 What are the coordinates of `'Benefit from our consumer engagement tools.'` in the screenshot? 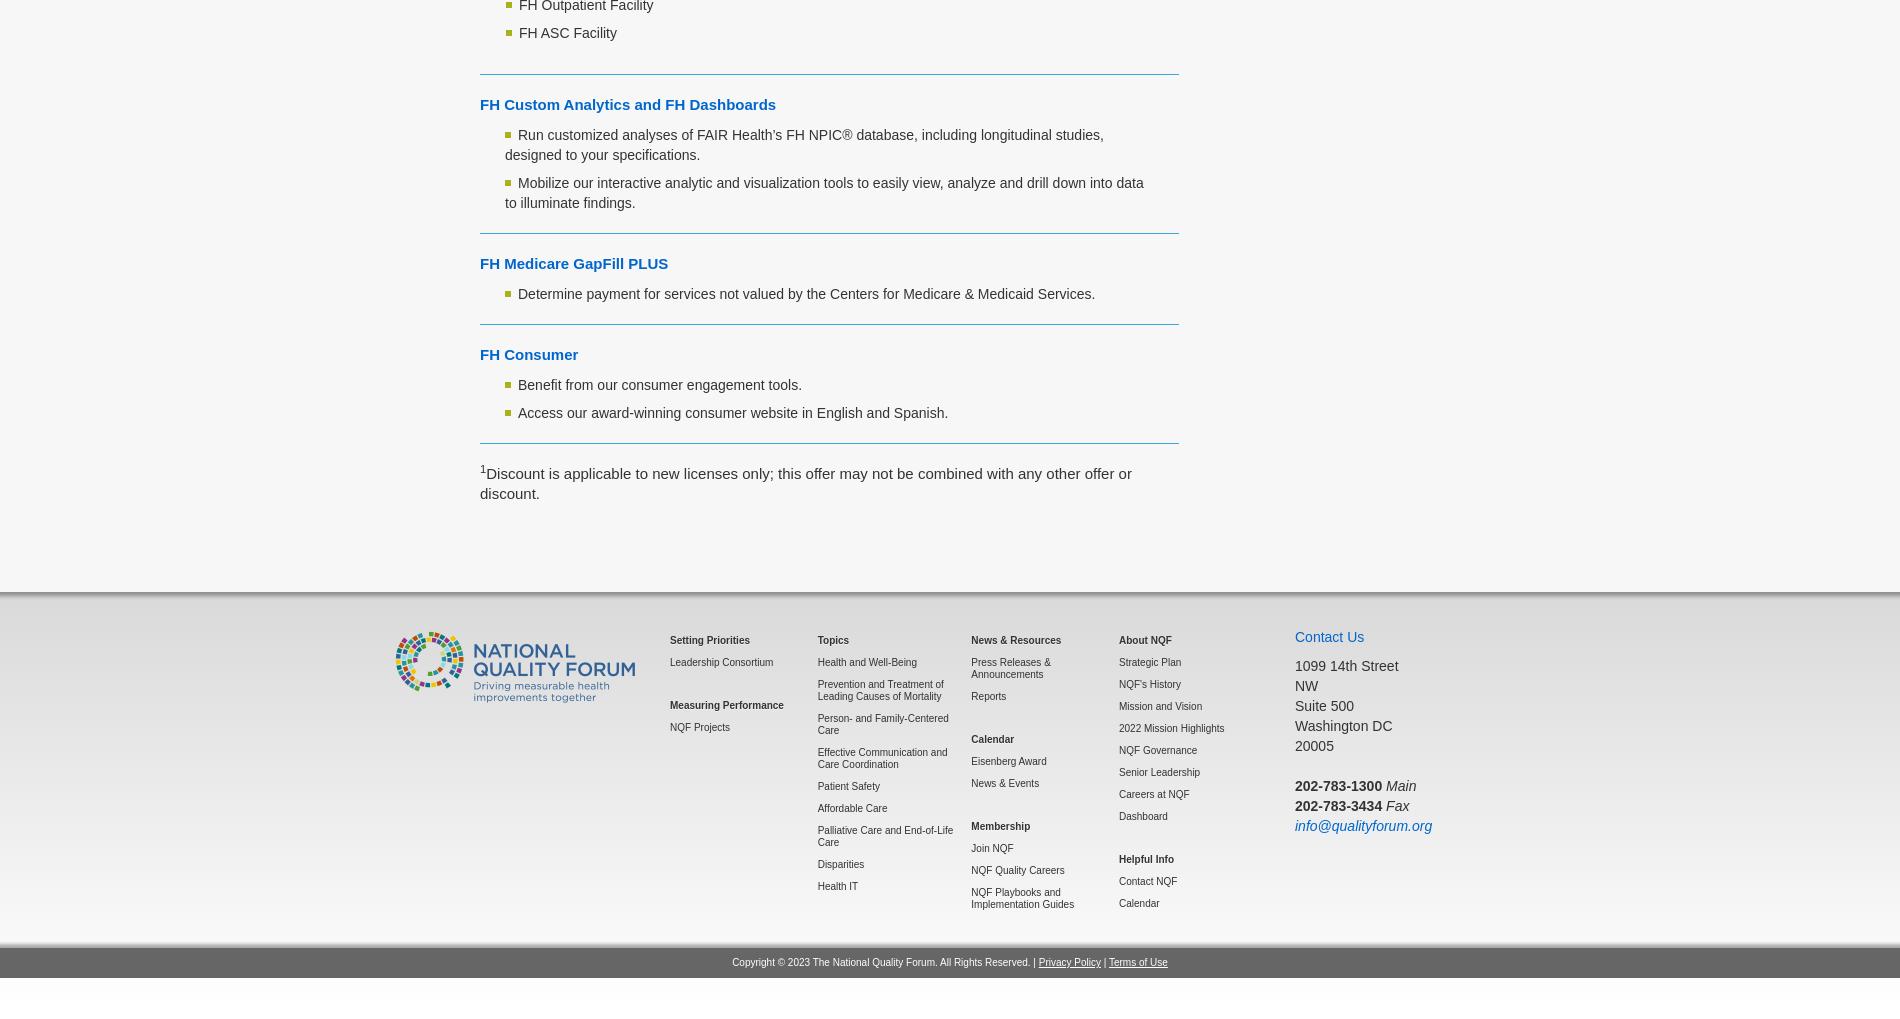 It's located at (660, 383).